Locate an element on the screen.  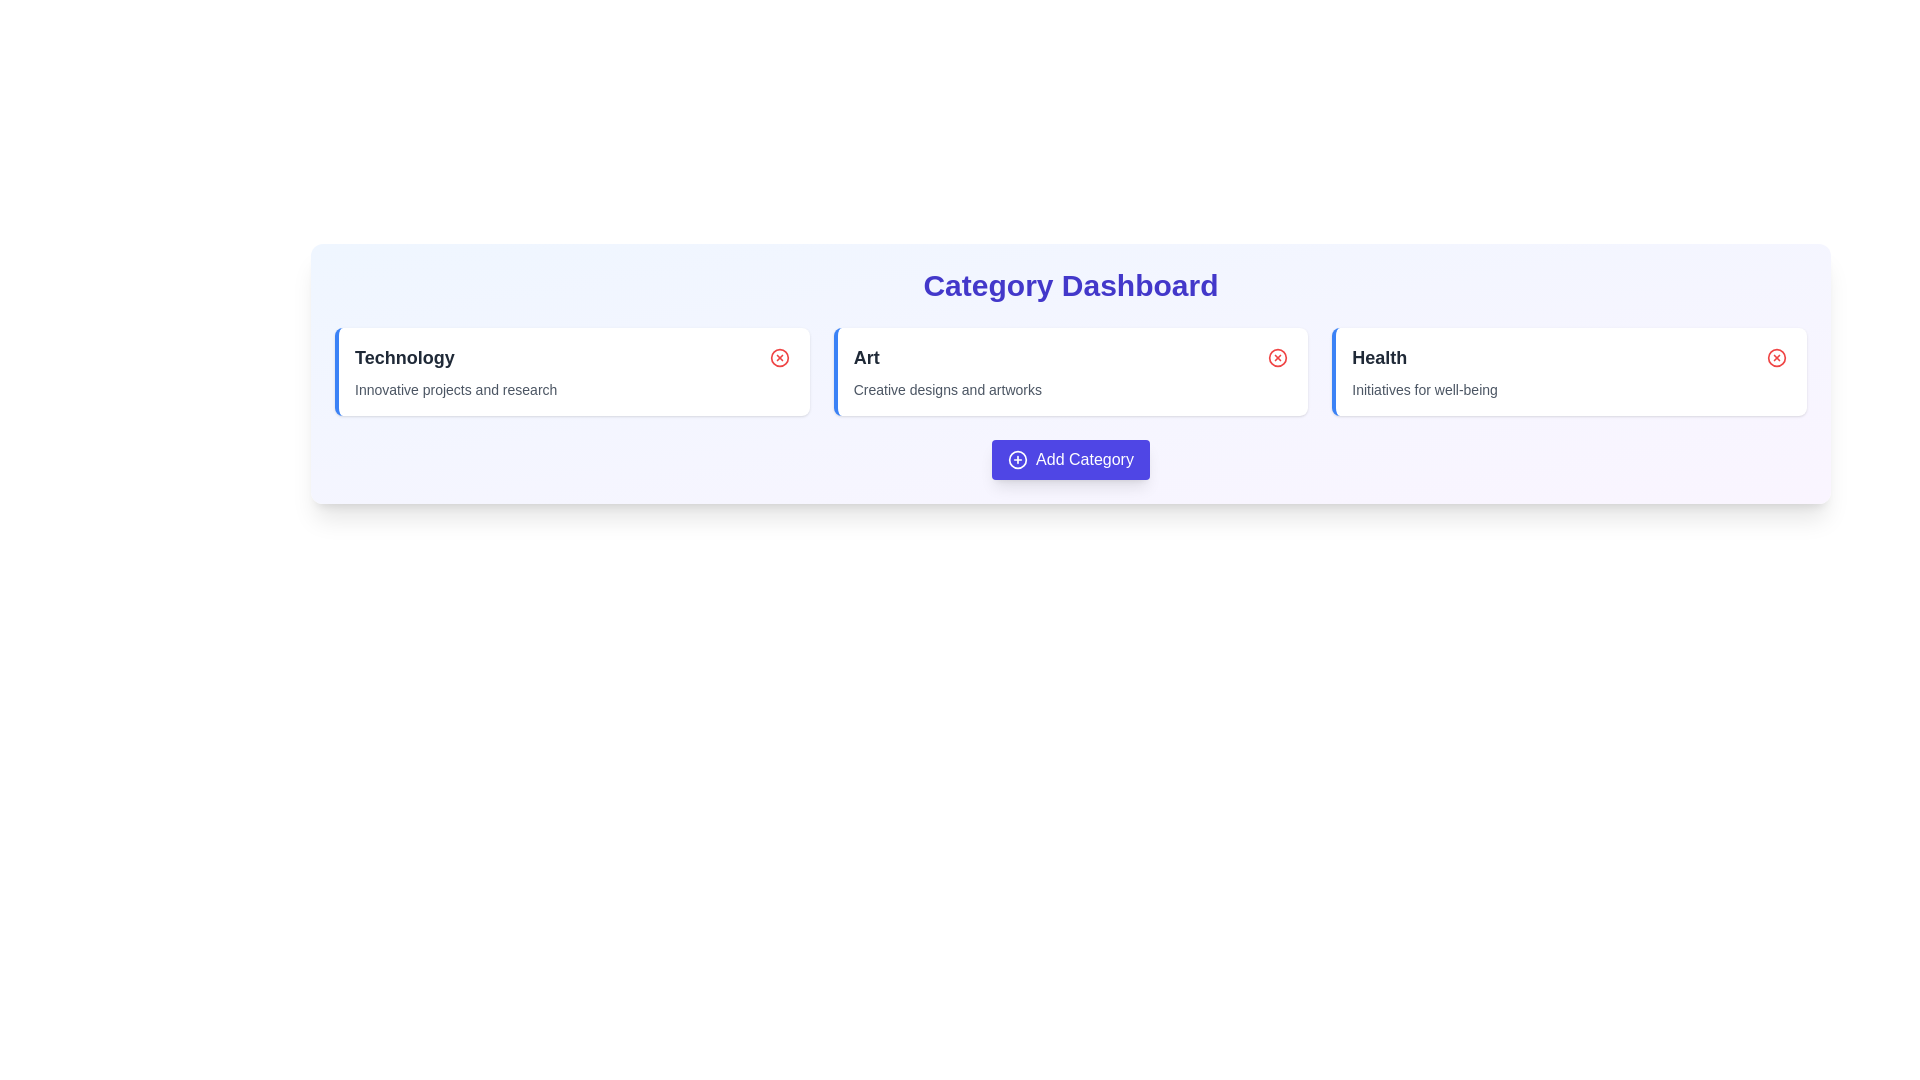
the remove icon button located in the top-right corner of the 'Health' card is located at coordinates (1776, 357).